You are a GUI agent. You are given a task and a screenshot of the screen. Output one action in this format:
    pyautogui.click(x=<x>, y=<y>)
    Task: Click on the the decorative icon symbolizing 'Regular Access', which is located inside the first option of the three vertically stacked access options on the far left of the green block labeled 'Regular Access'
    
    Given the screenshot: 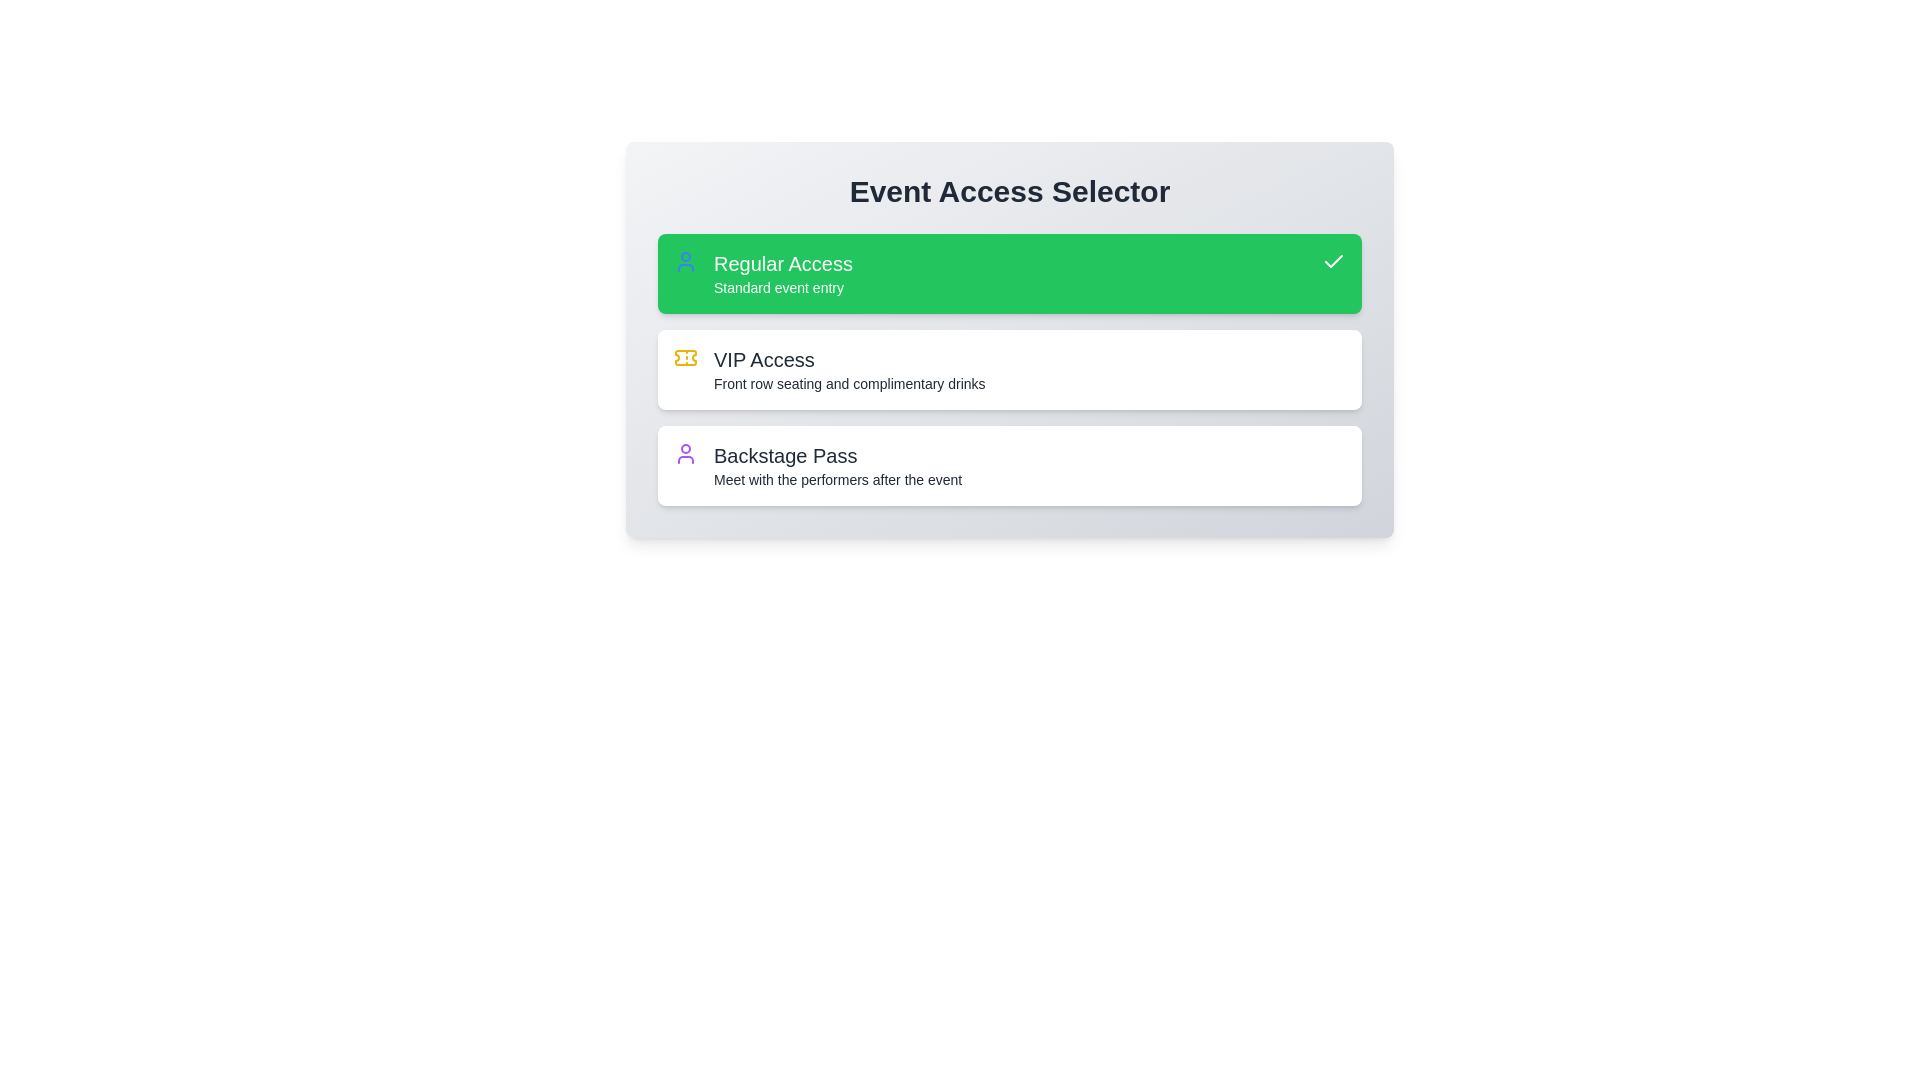 What is the action you would take?
    pyautogui.click(x=686, y=454)
    